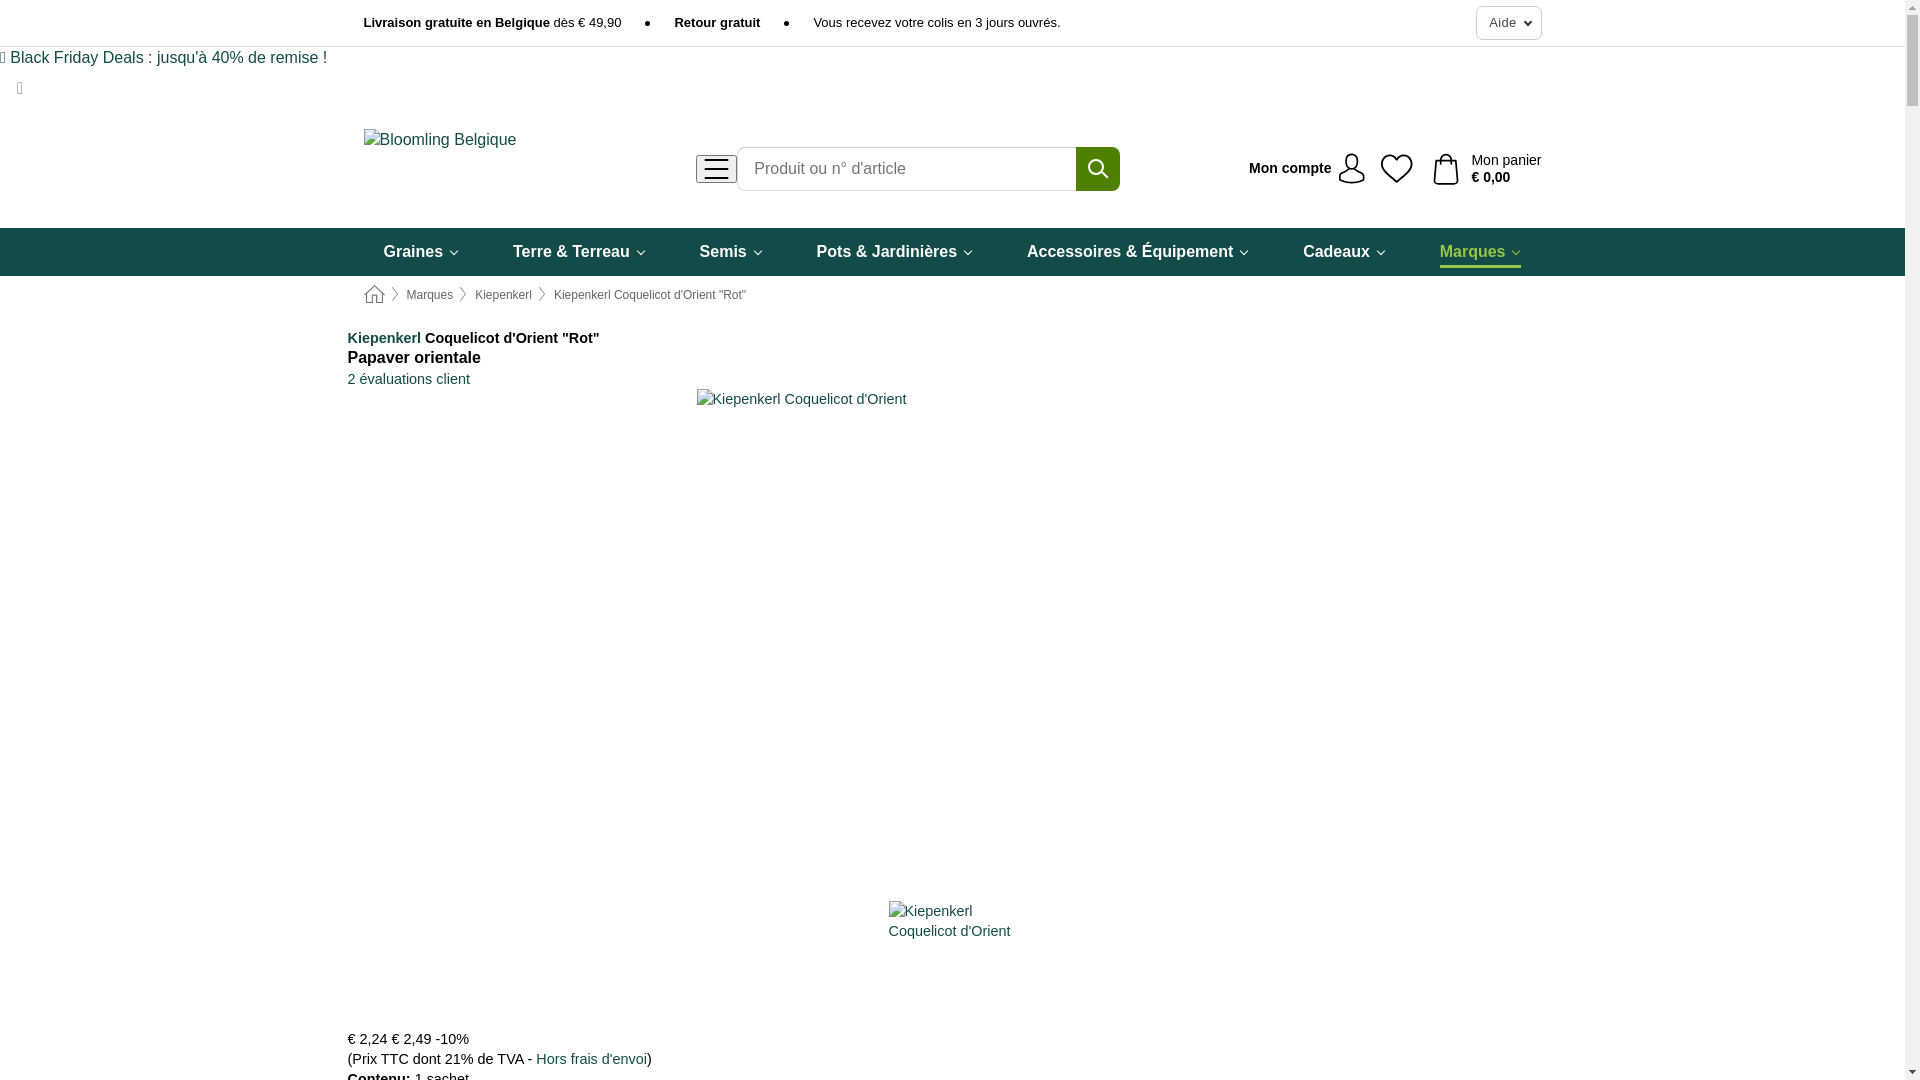 The height and width of the screenshot is (1080, 1920). Describe the element at coordinates (1306, 168) in the screenshot. I see `'Mon compte'` at that location.